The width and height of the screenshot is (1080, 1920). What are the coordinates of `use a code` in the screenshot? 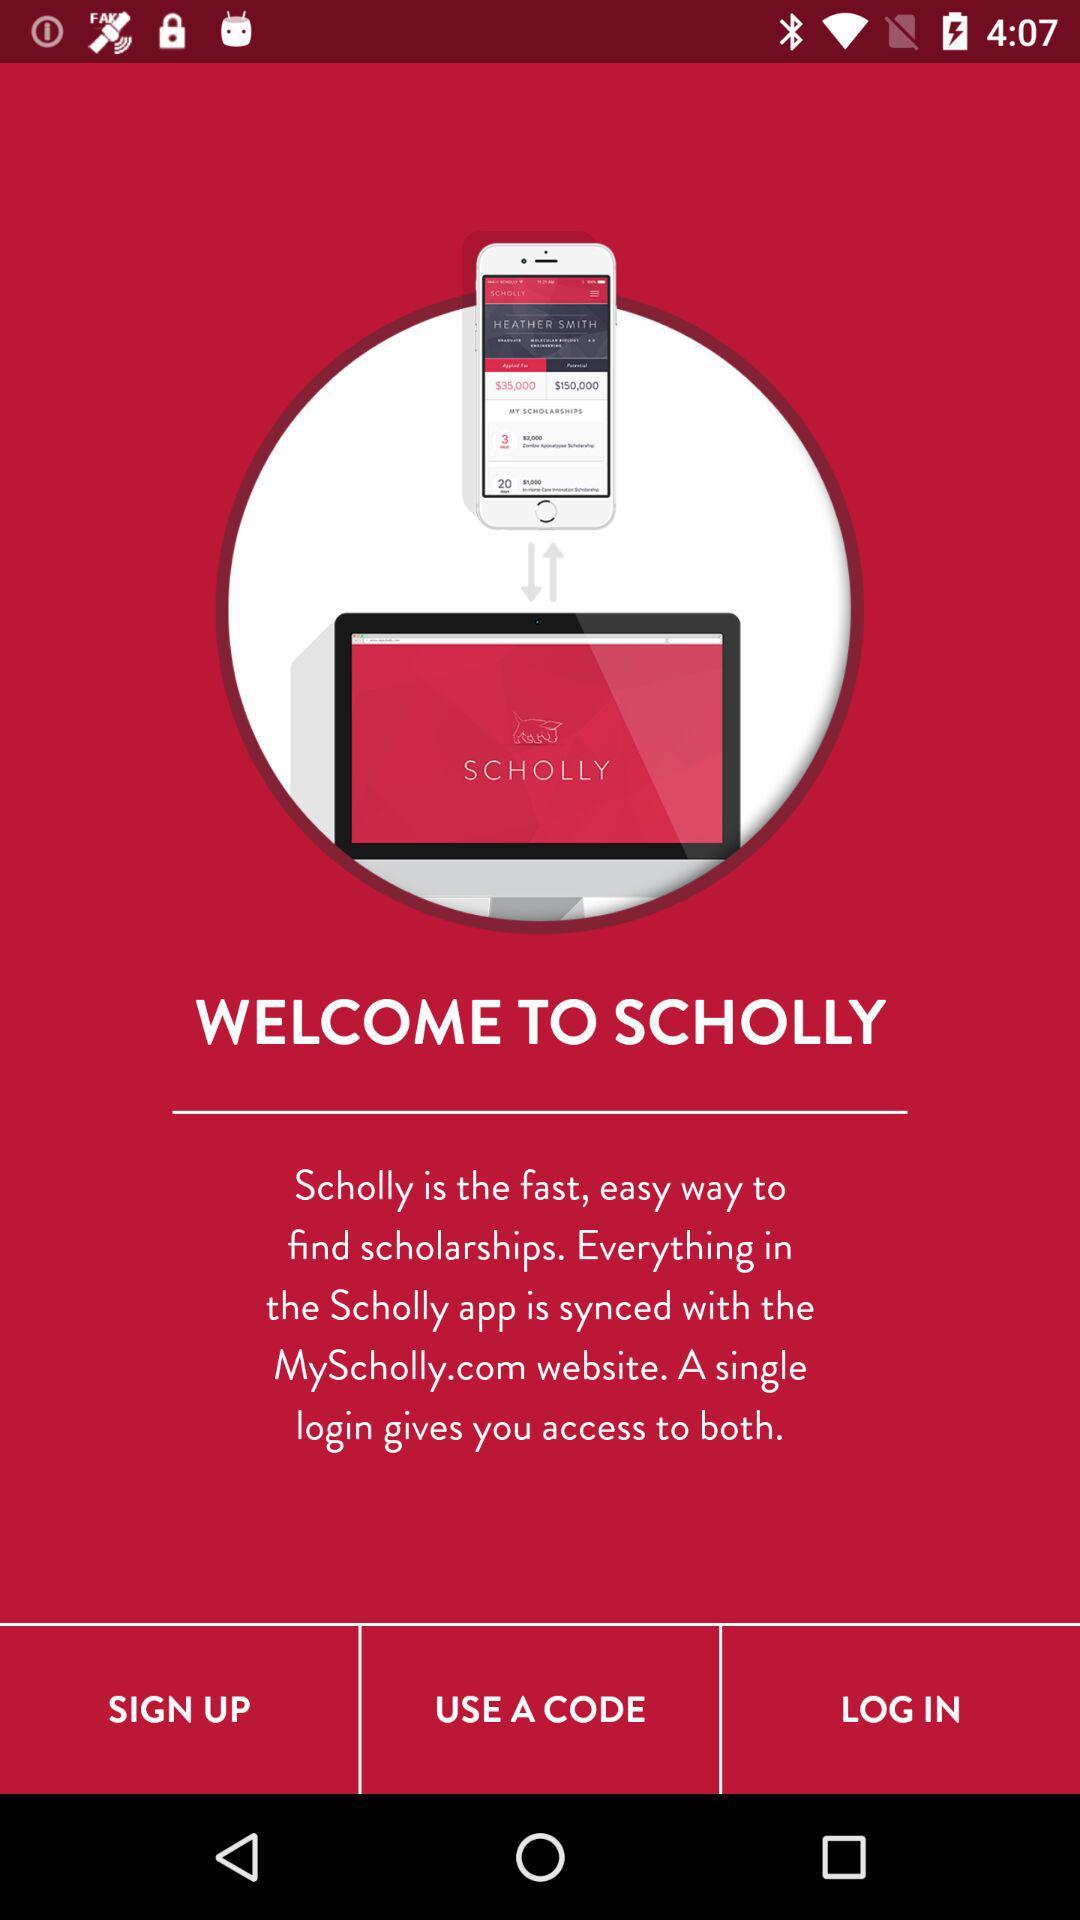 It's located at (540, 1708).